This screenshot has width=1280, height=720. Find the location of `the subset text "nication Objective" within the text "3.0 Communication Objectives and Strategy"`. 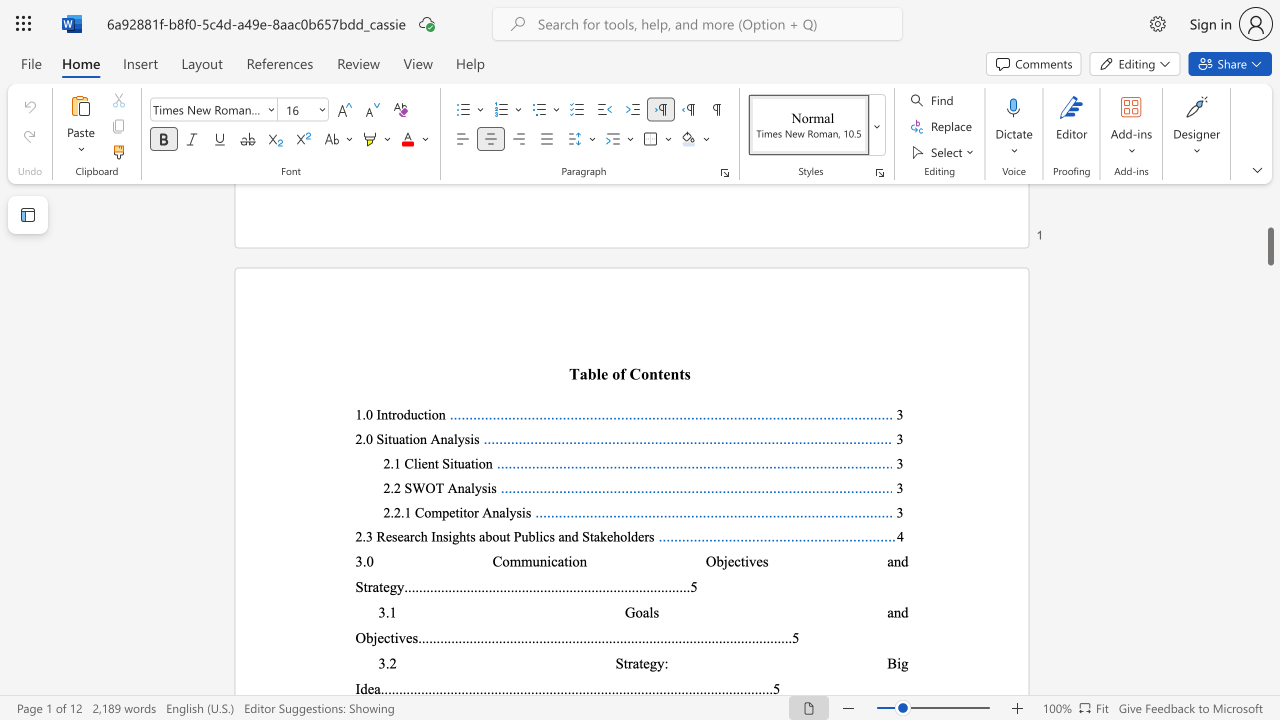

the subset text "nication Objective" within the text "3.0 Communication Objectives and Strategy" is located at coordinates (539, 561).